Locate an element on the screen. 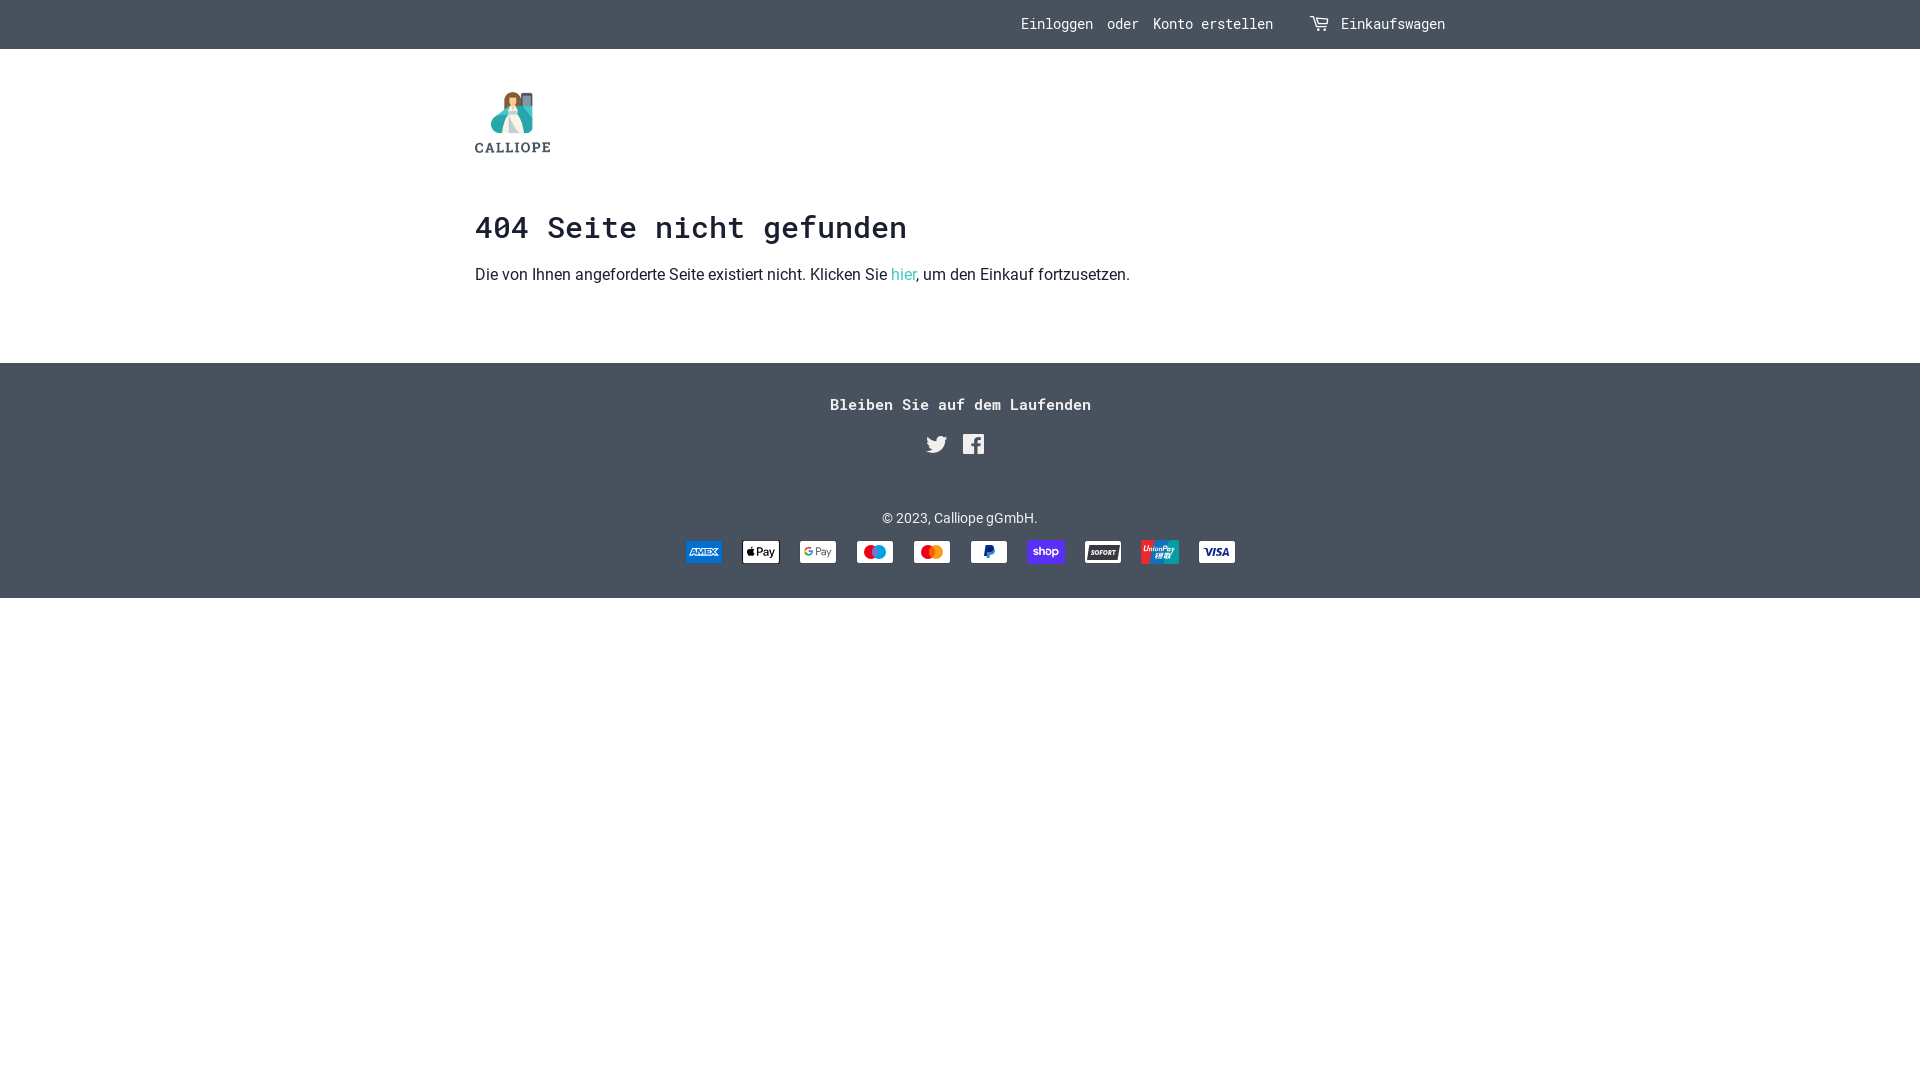 The height and width of the screenshot is (1080, 1920). 'Facebook' is located at coordinates (973, 446).